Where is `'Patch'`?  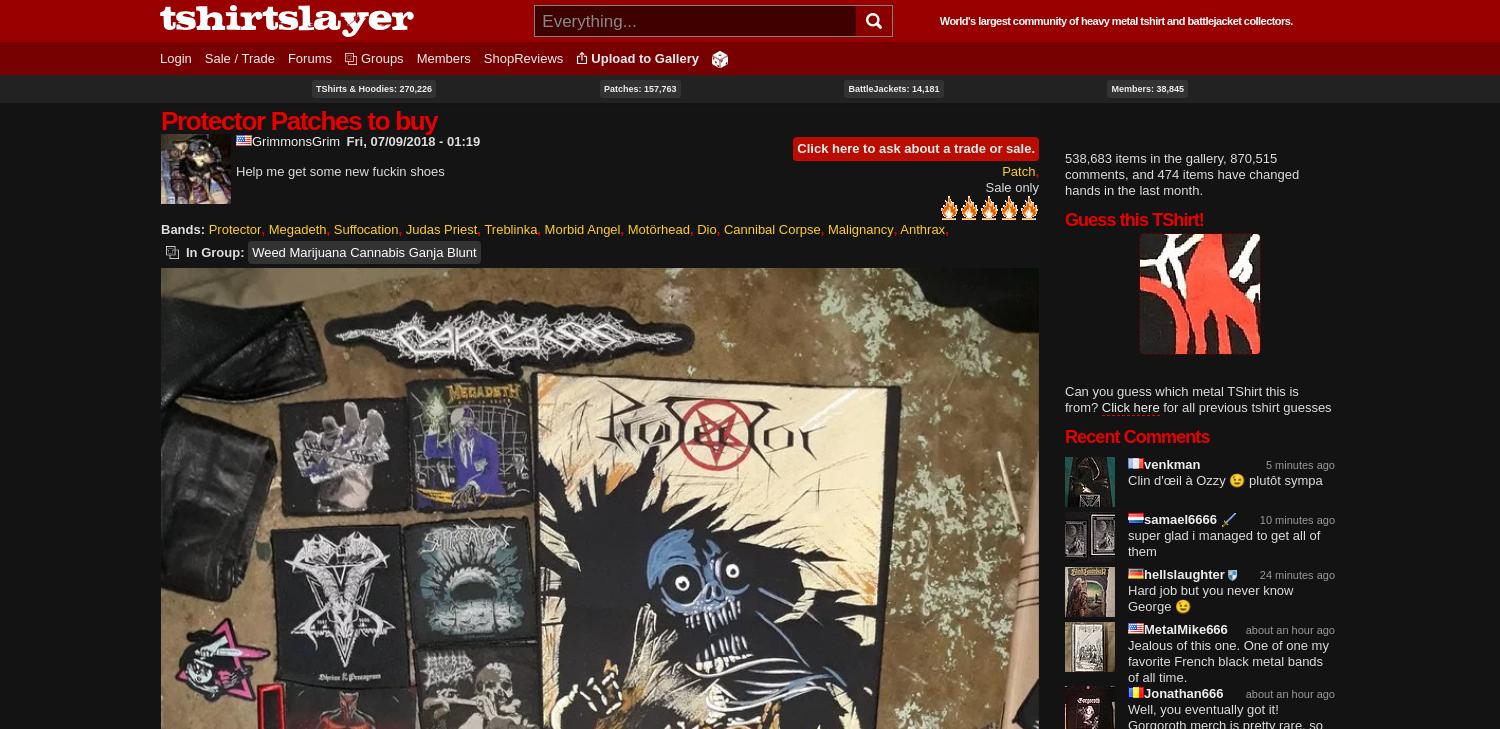
'Patch' is located at coordinates (1018, 169).